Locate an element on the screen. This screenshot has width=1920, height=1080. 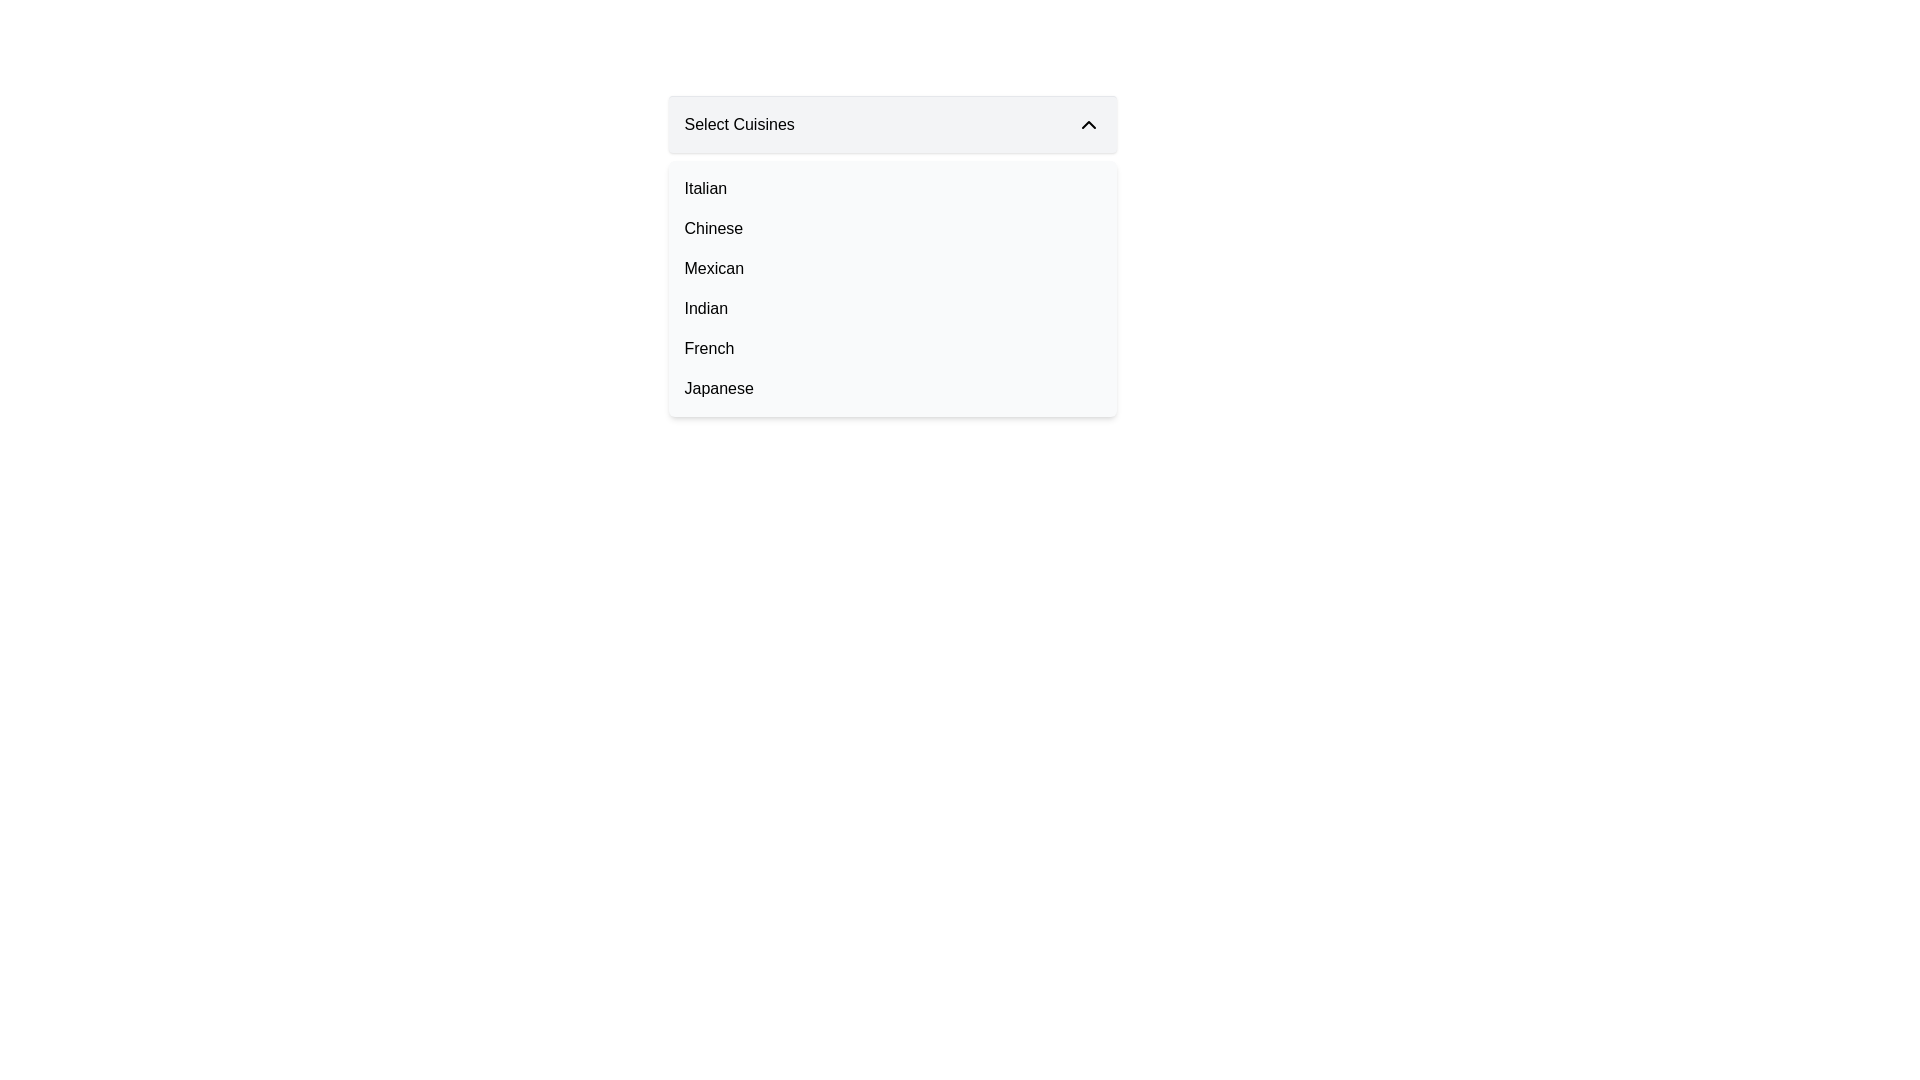
to select the 'French' option from the fifth item in the dropdown menu, which is located directly below the 'Indian' item and above the 'Japanese' item is located at coordinates (891, 347).